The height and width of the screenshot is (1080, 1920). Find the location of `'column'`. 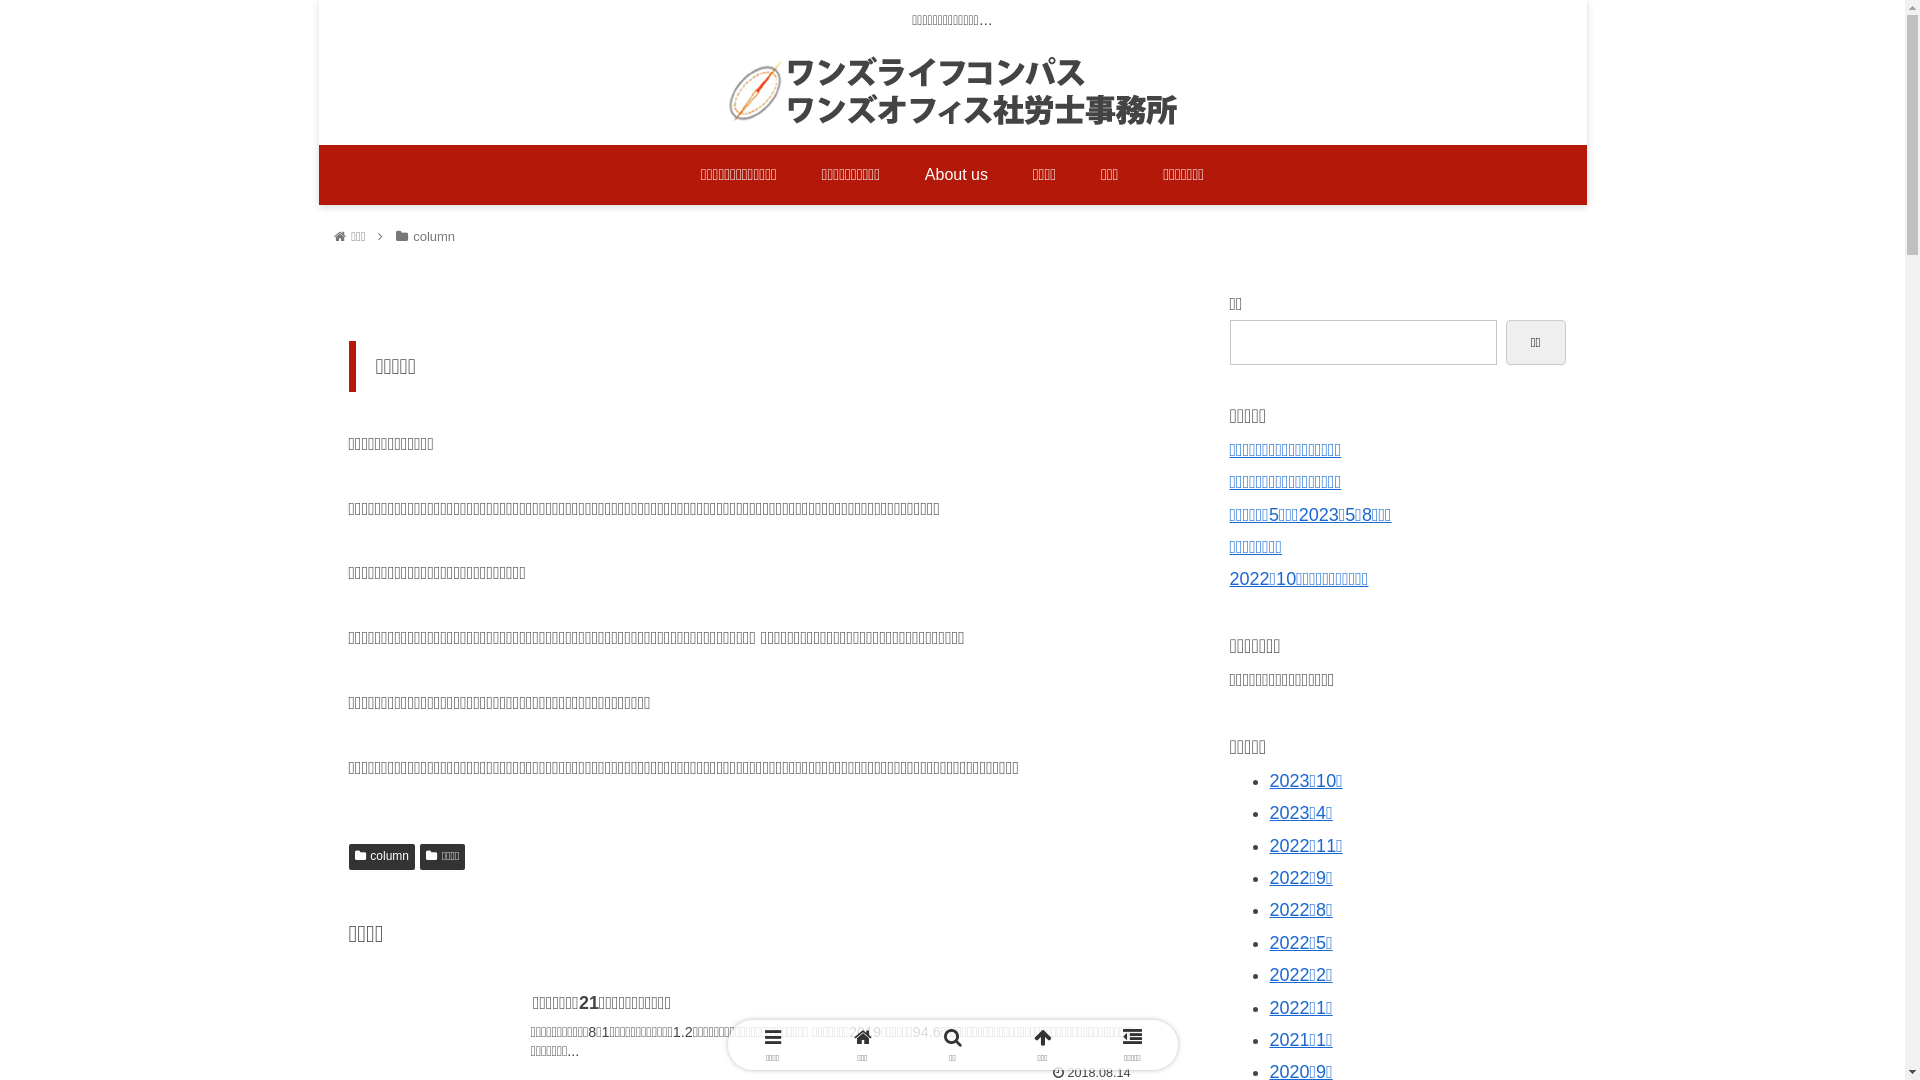

'column' is located at coordinates (380, 855).